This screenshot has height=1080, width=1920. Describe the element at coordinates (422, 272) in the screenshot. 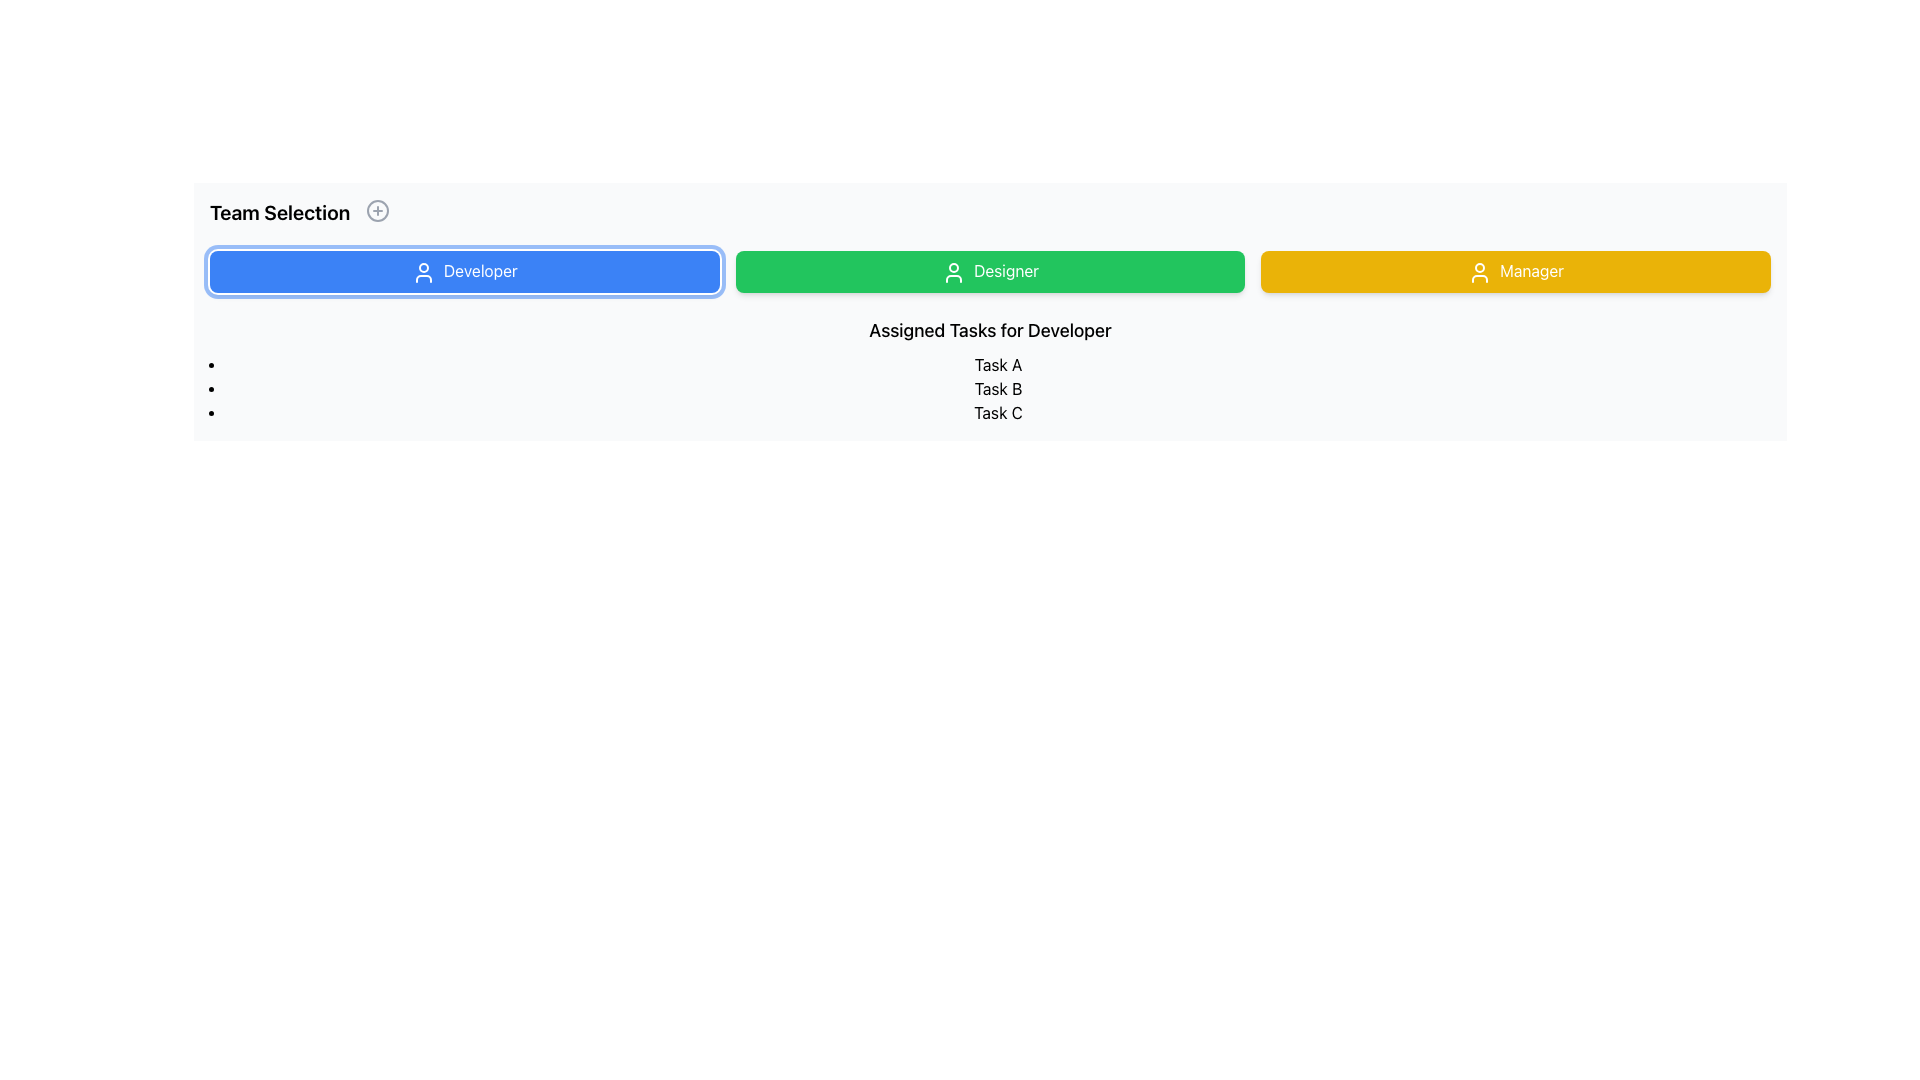

I see `the user icon with a circular head and shoulders design, which is part of the rectangular blue button labeled 'Developer'` at that location.